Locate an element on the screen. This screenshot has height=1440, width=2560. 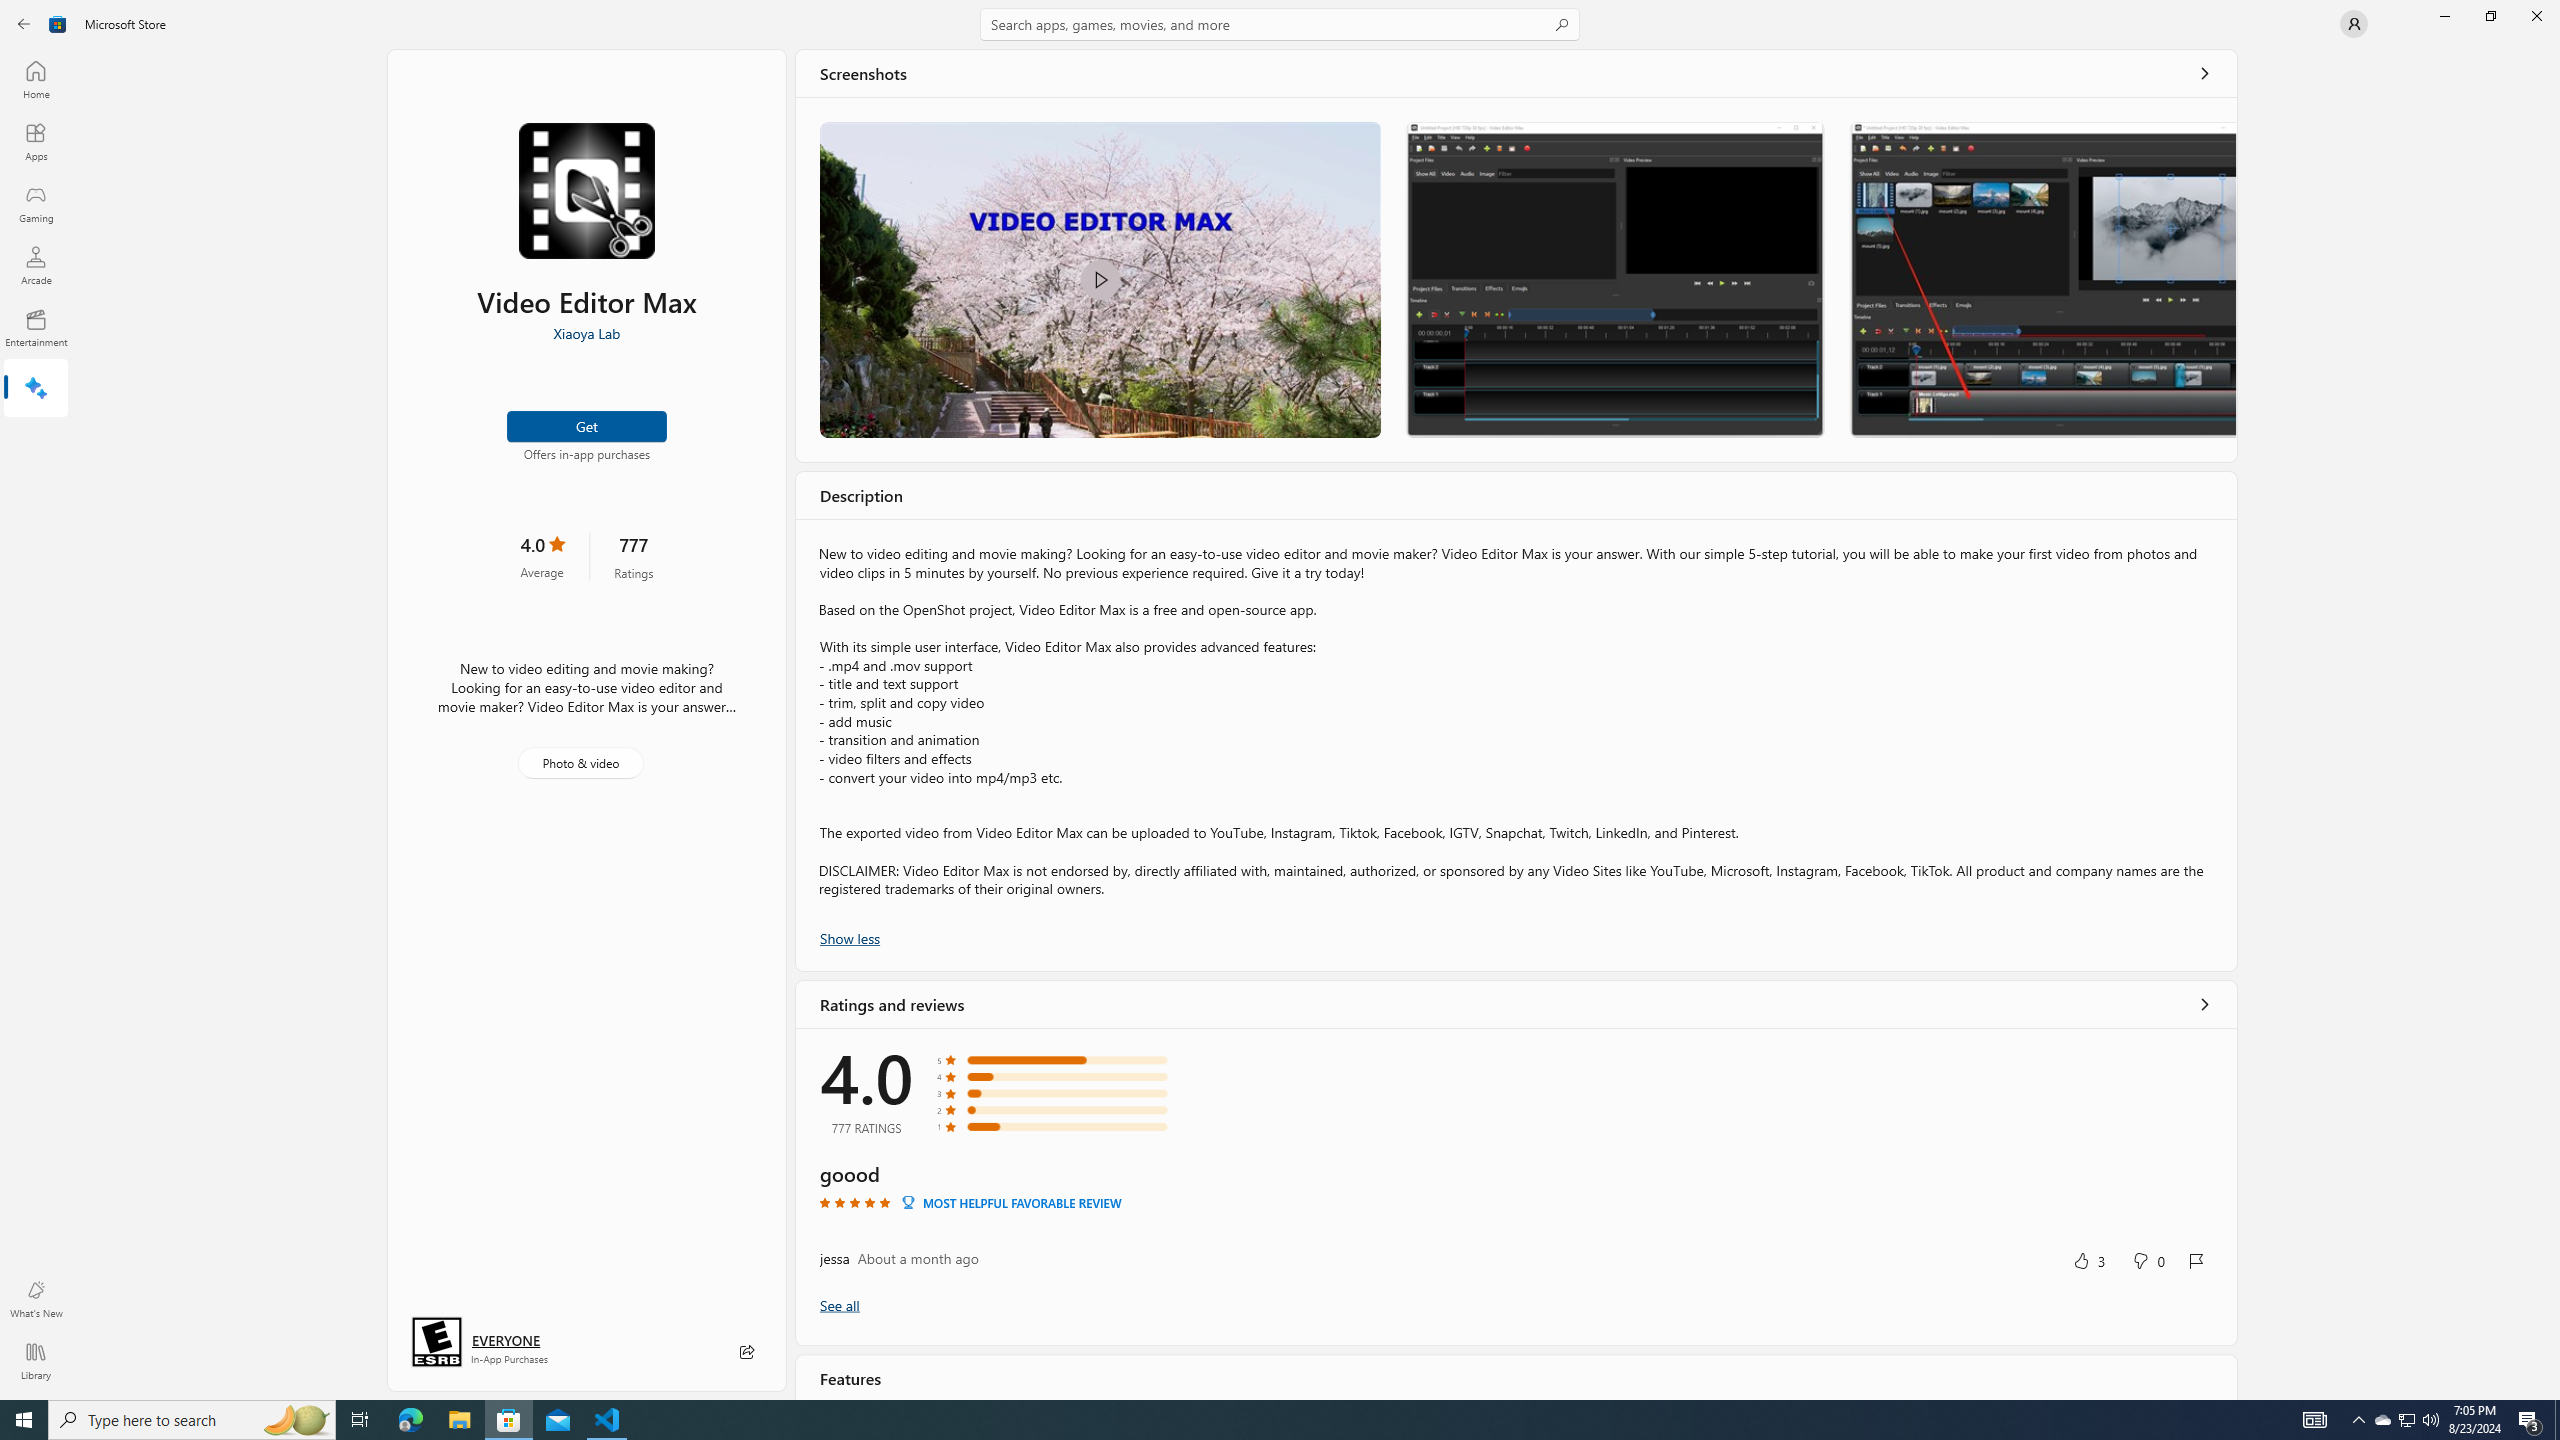
'Age rating: EVERYONE. Click for more information.' is located at coordinates (505, 1340).